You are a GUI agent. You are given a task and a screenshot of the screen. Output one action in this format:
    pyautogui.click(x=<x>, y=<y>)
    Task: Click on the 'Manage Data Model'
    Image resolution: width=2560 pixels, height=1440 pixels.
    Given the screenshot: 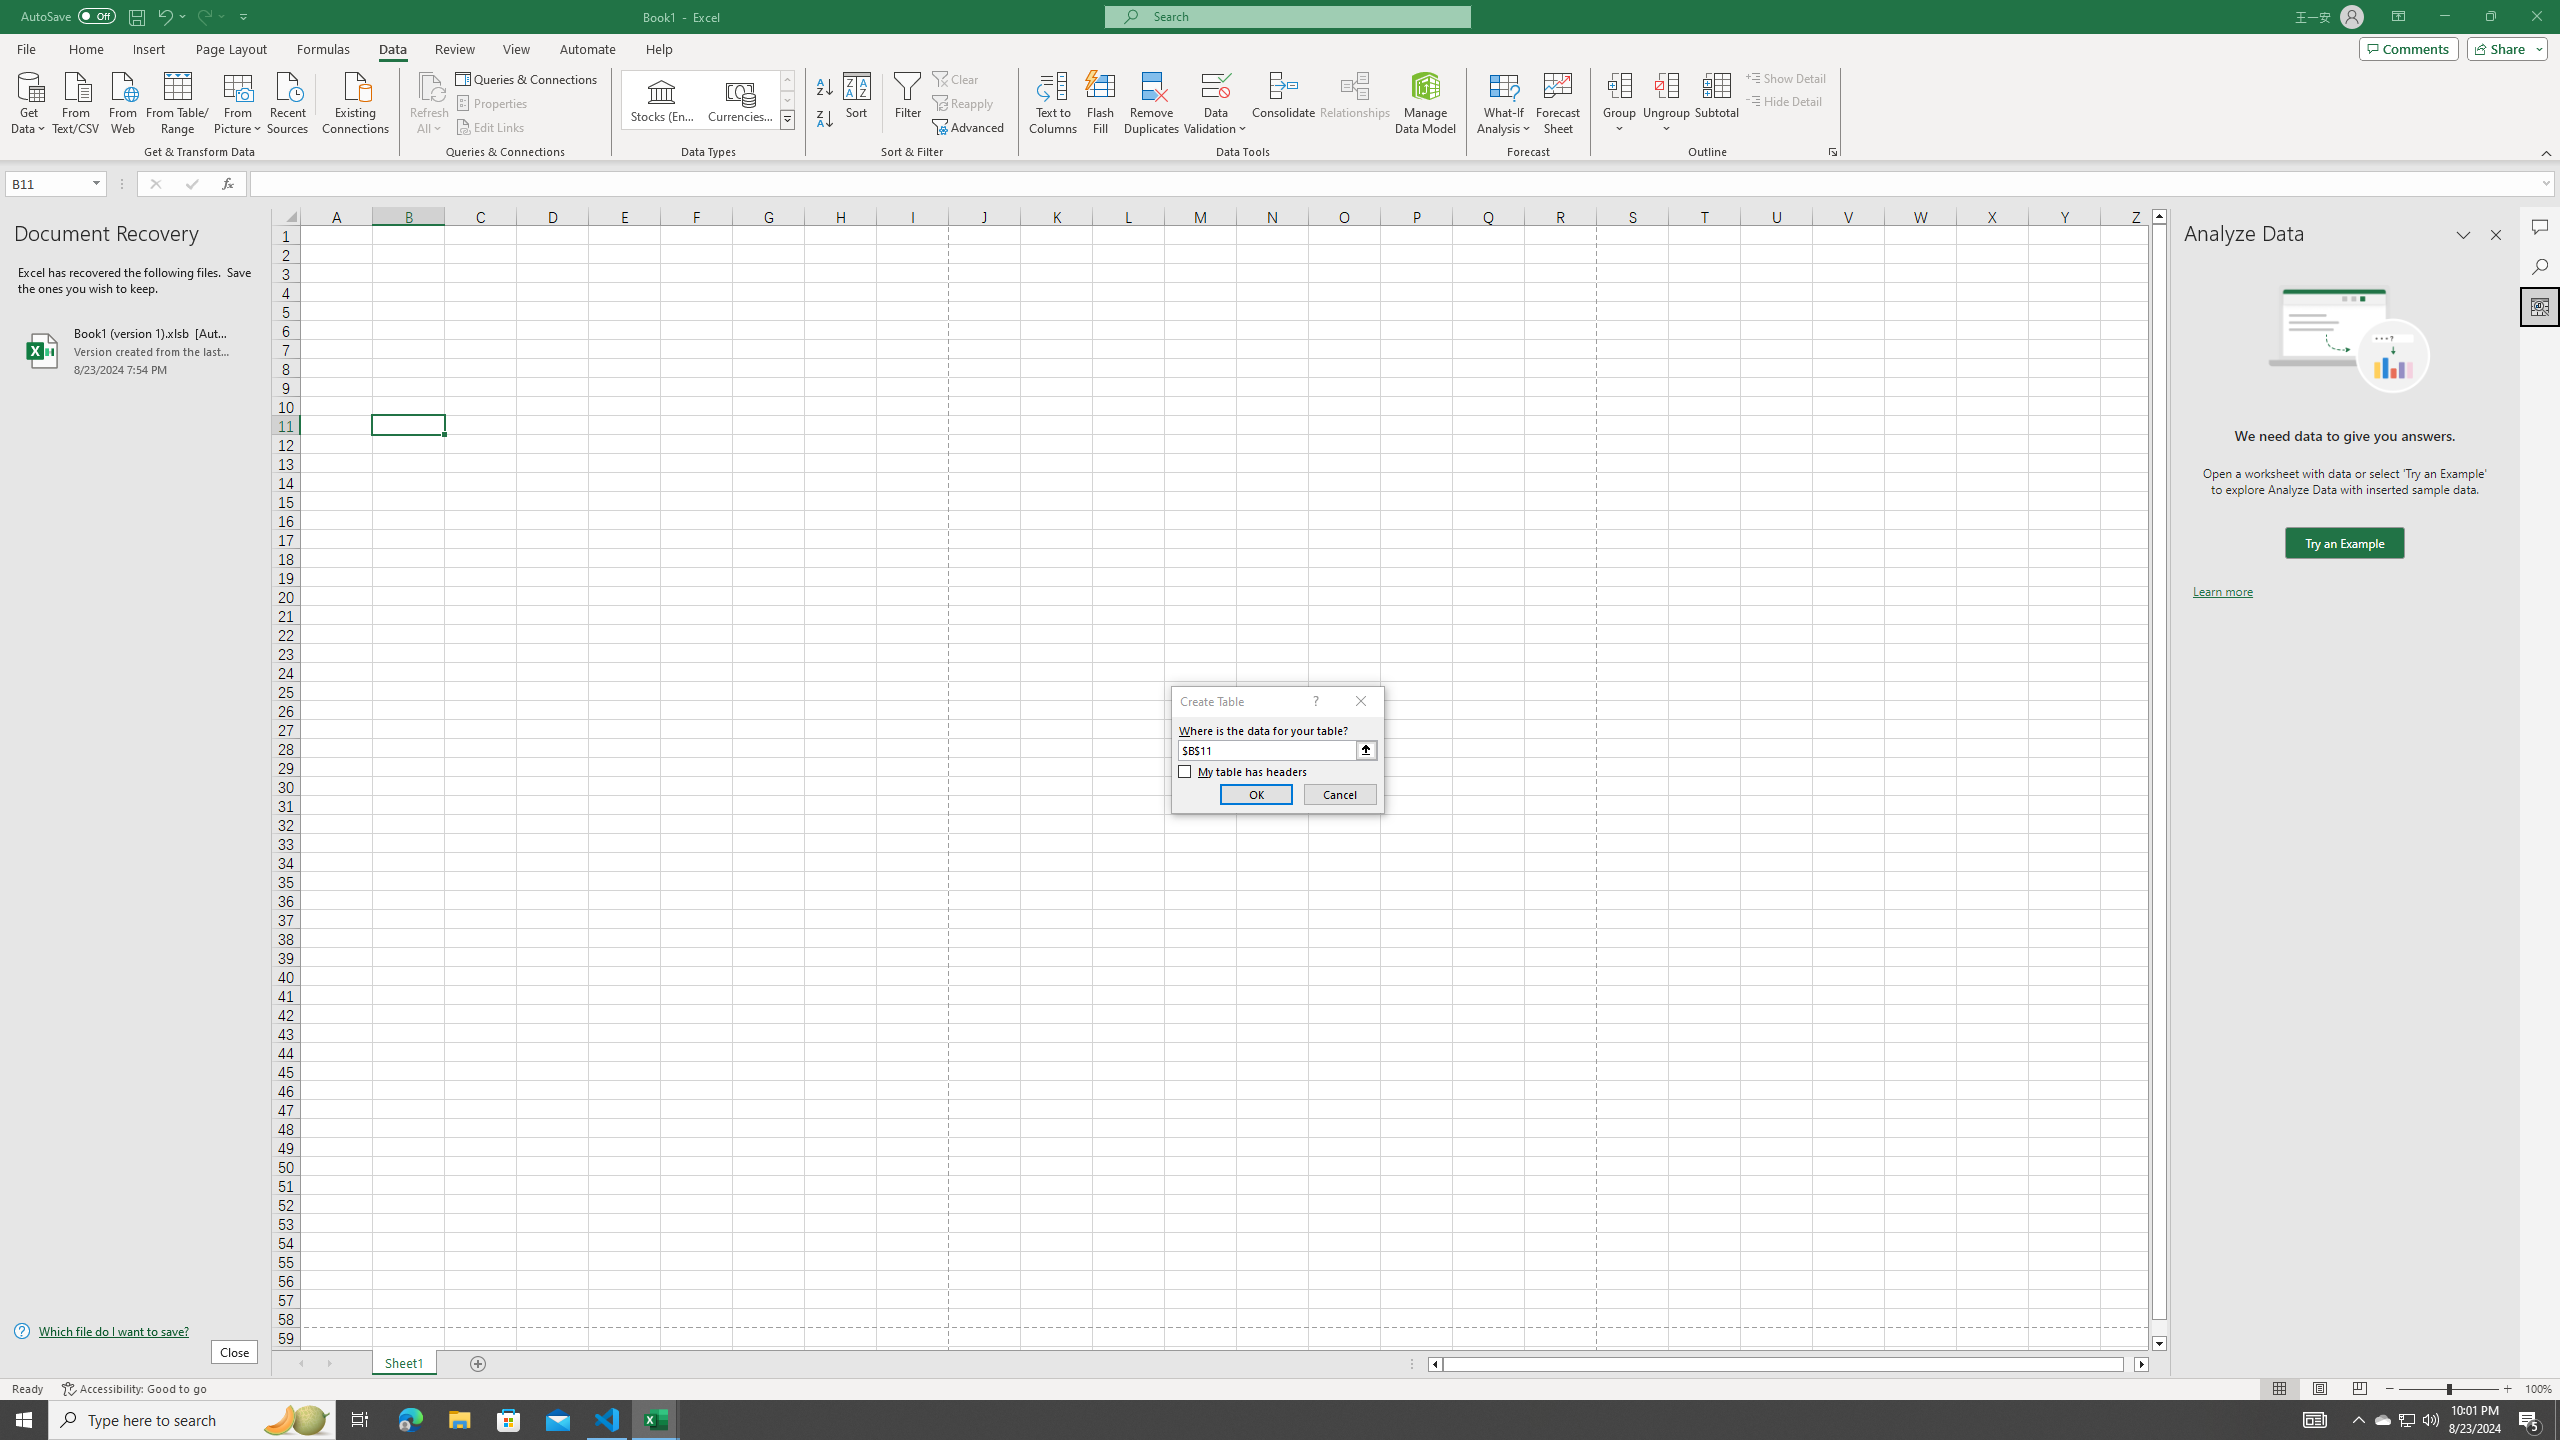 What is the action you would take?
    pyautogui.click(x=1424, y=103)
    